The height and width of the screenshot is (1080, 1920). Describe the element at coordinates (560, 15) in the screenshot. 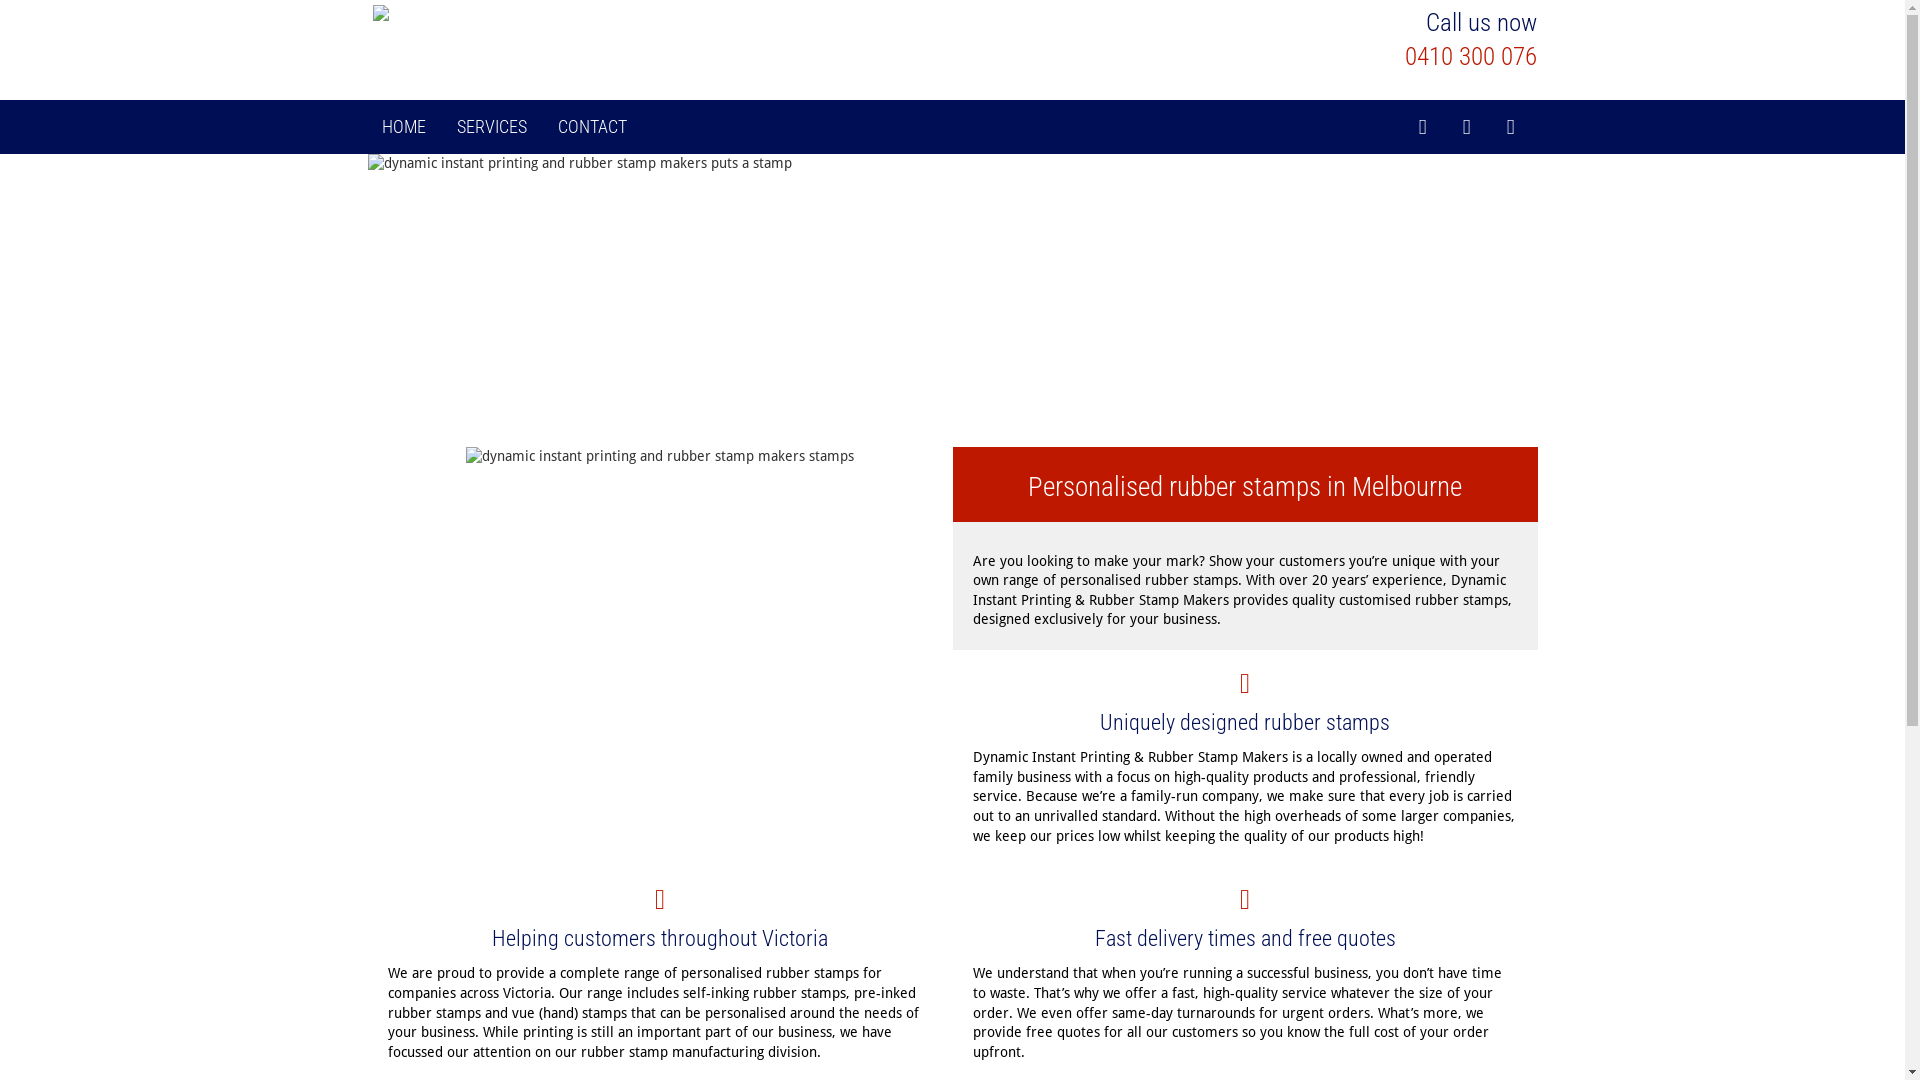

I see `'dynamic instant printing and rubber stamp makers logo'` at that location.